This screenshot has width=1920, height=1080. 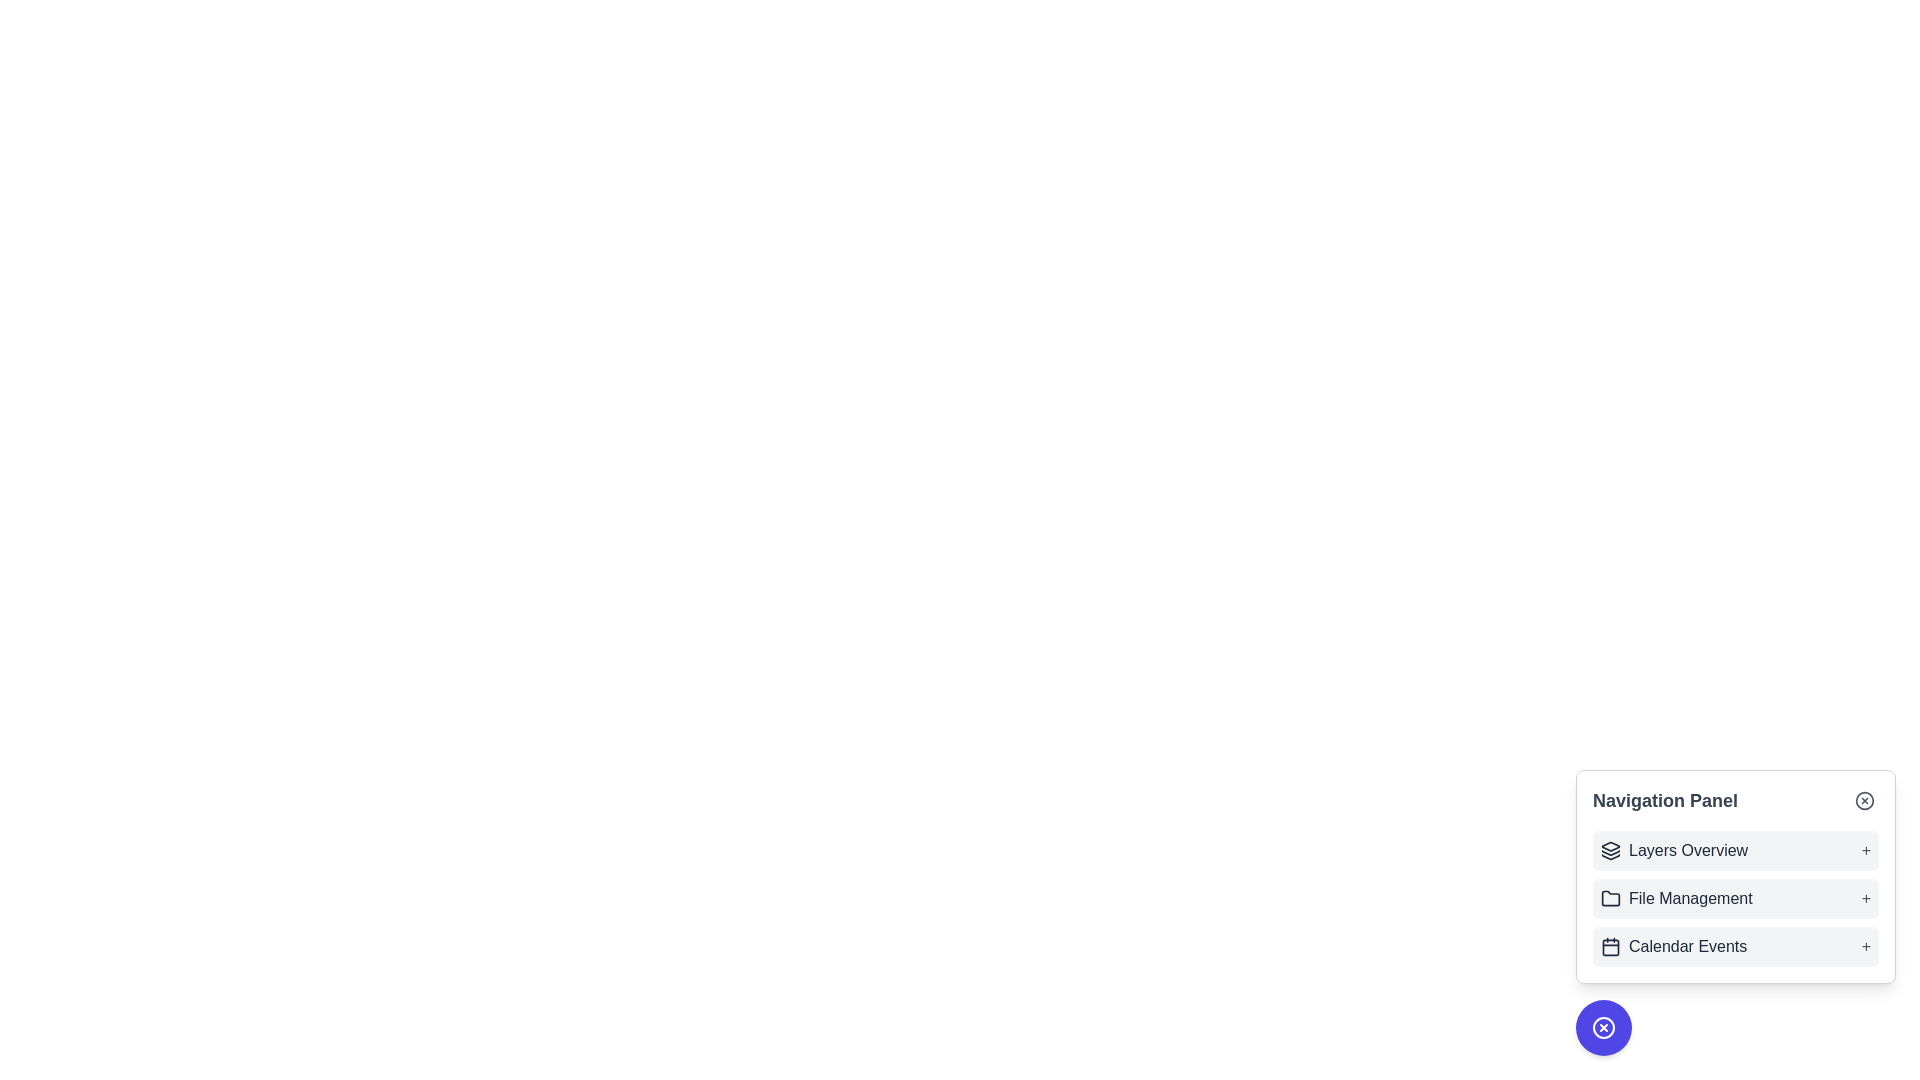 What do you see at coordinates (1735, 897) in the screenshot?
I see `the 'File Management' menu item within the navigation panel` at bounding box center [1735, 897].